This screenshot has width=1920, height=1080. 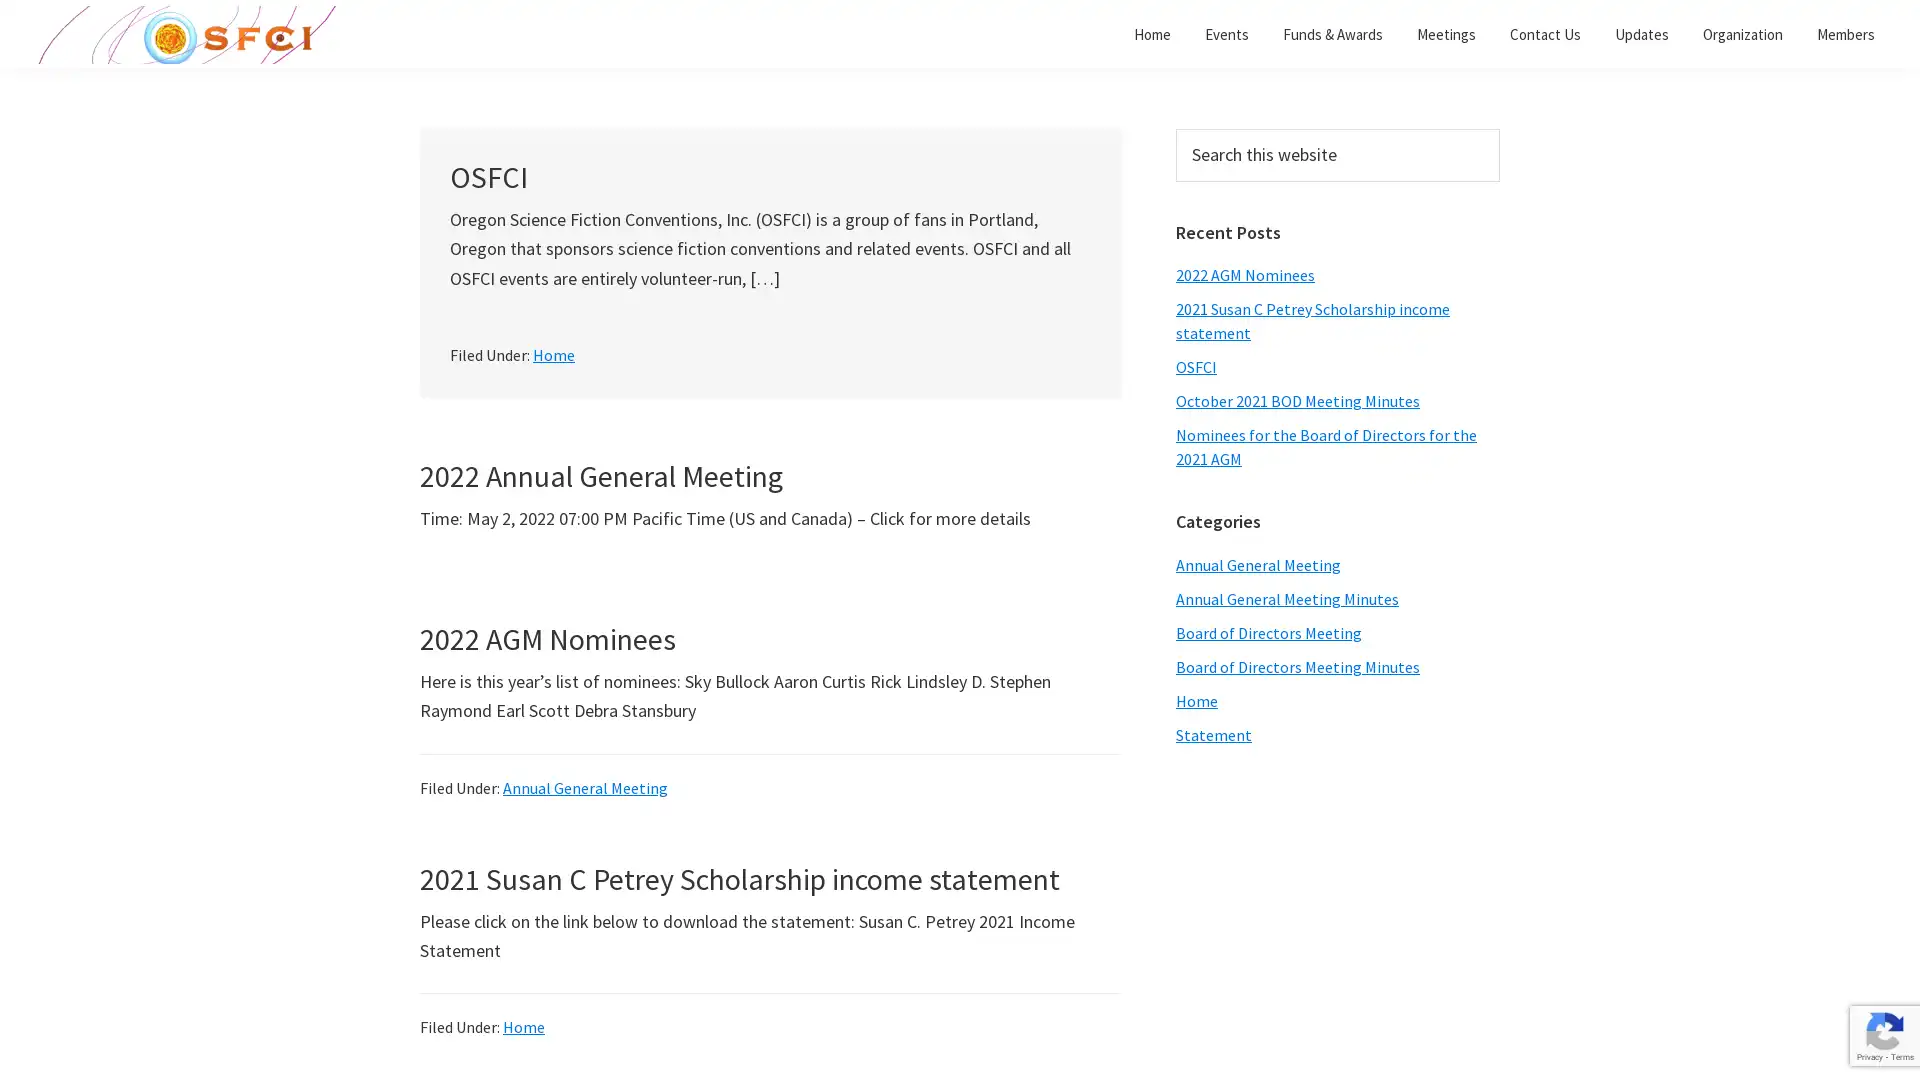 I want to click on Search, so click(x=1499, y=128).